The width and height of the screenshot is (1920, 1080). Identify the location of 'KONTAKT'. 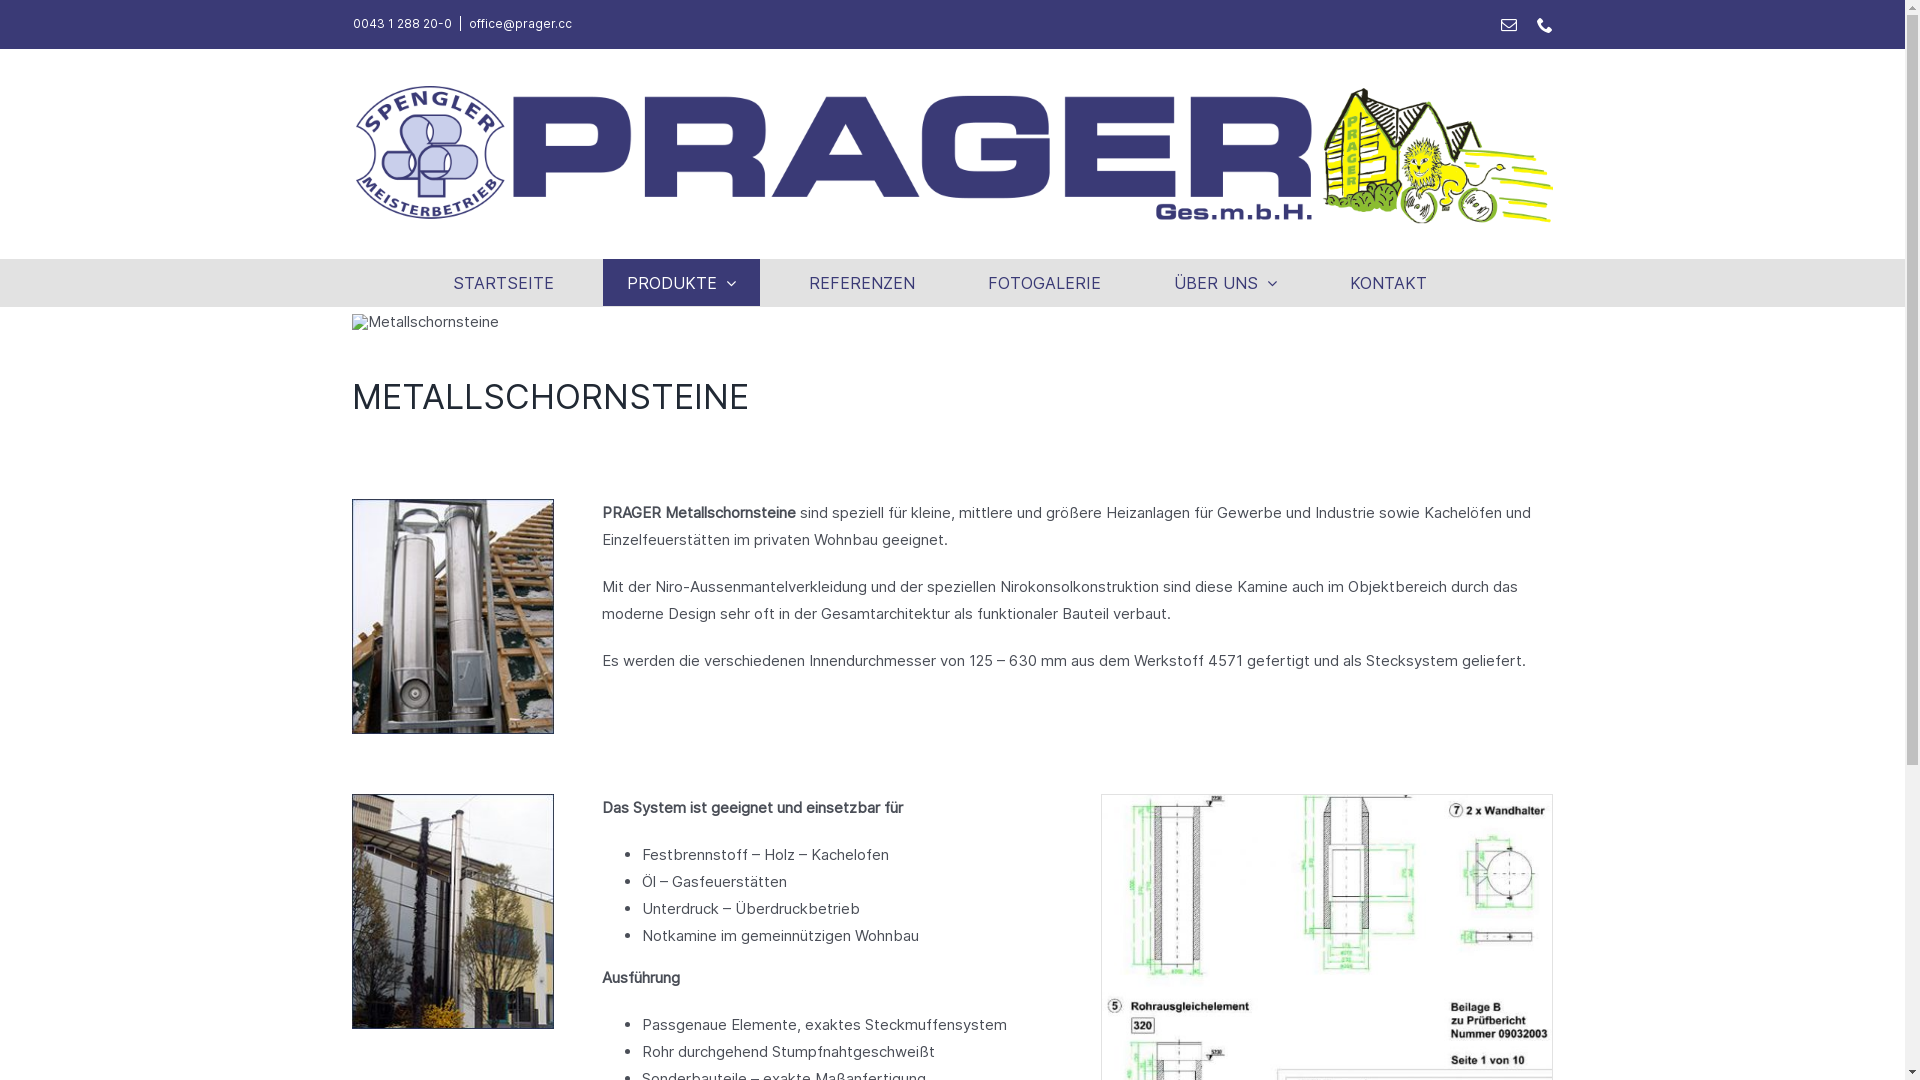
(1387, 282).